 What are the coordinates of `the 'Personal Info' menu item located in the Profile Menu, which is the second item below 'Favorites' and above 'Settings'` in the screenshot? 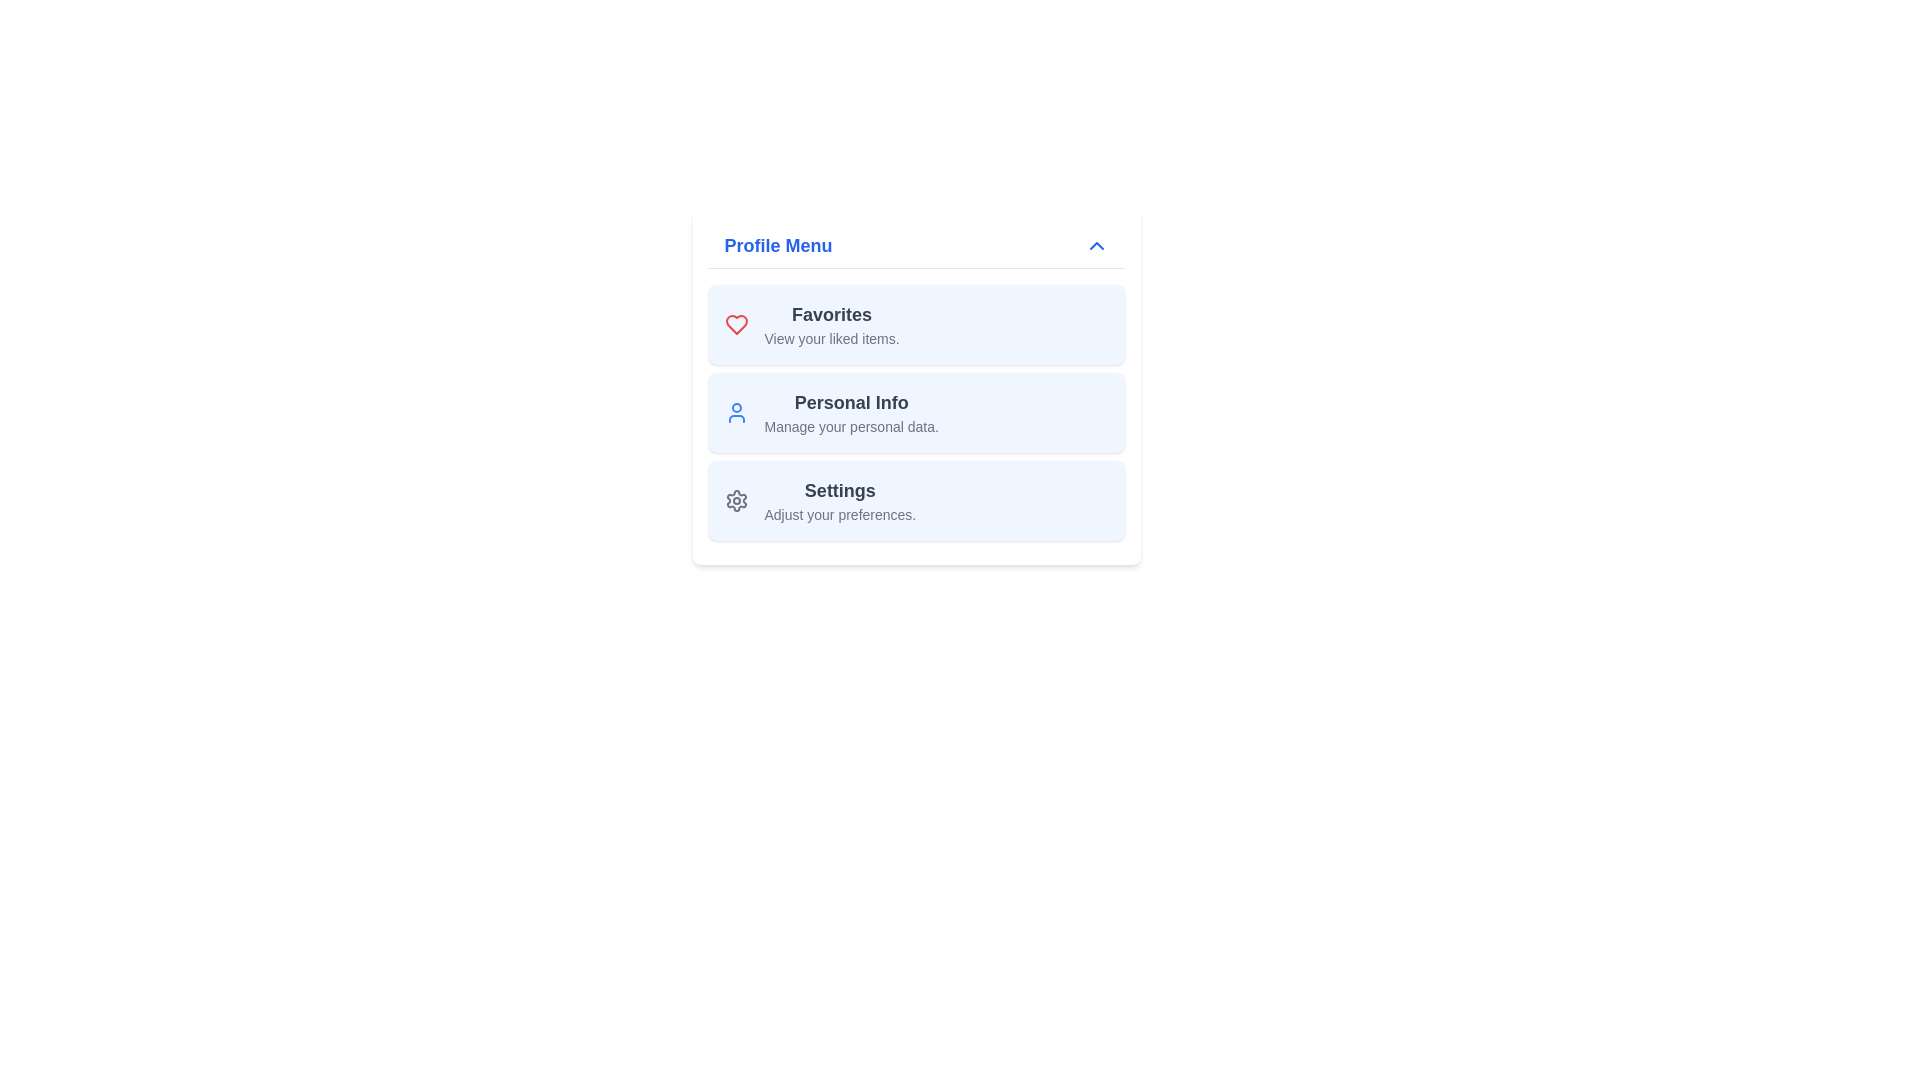 It's located at (915, 386).